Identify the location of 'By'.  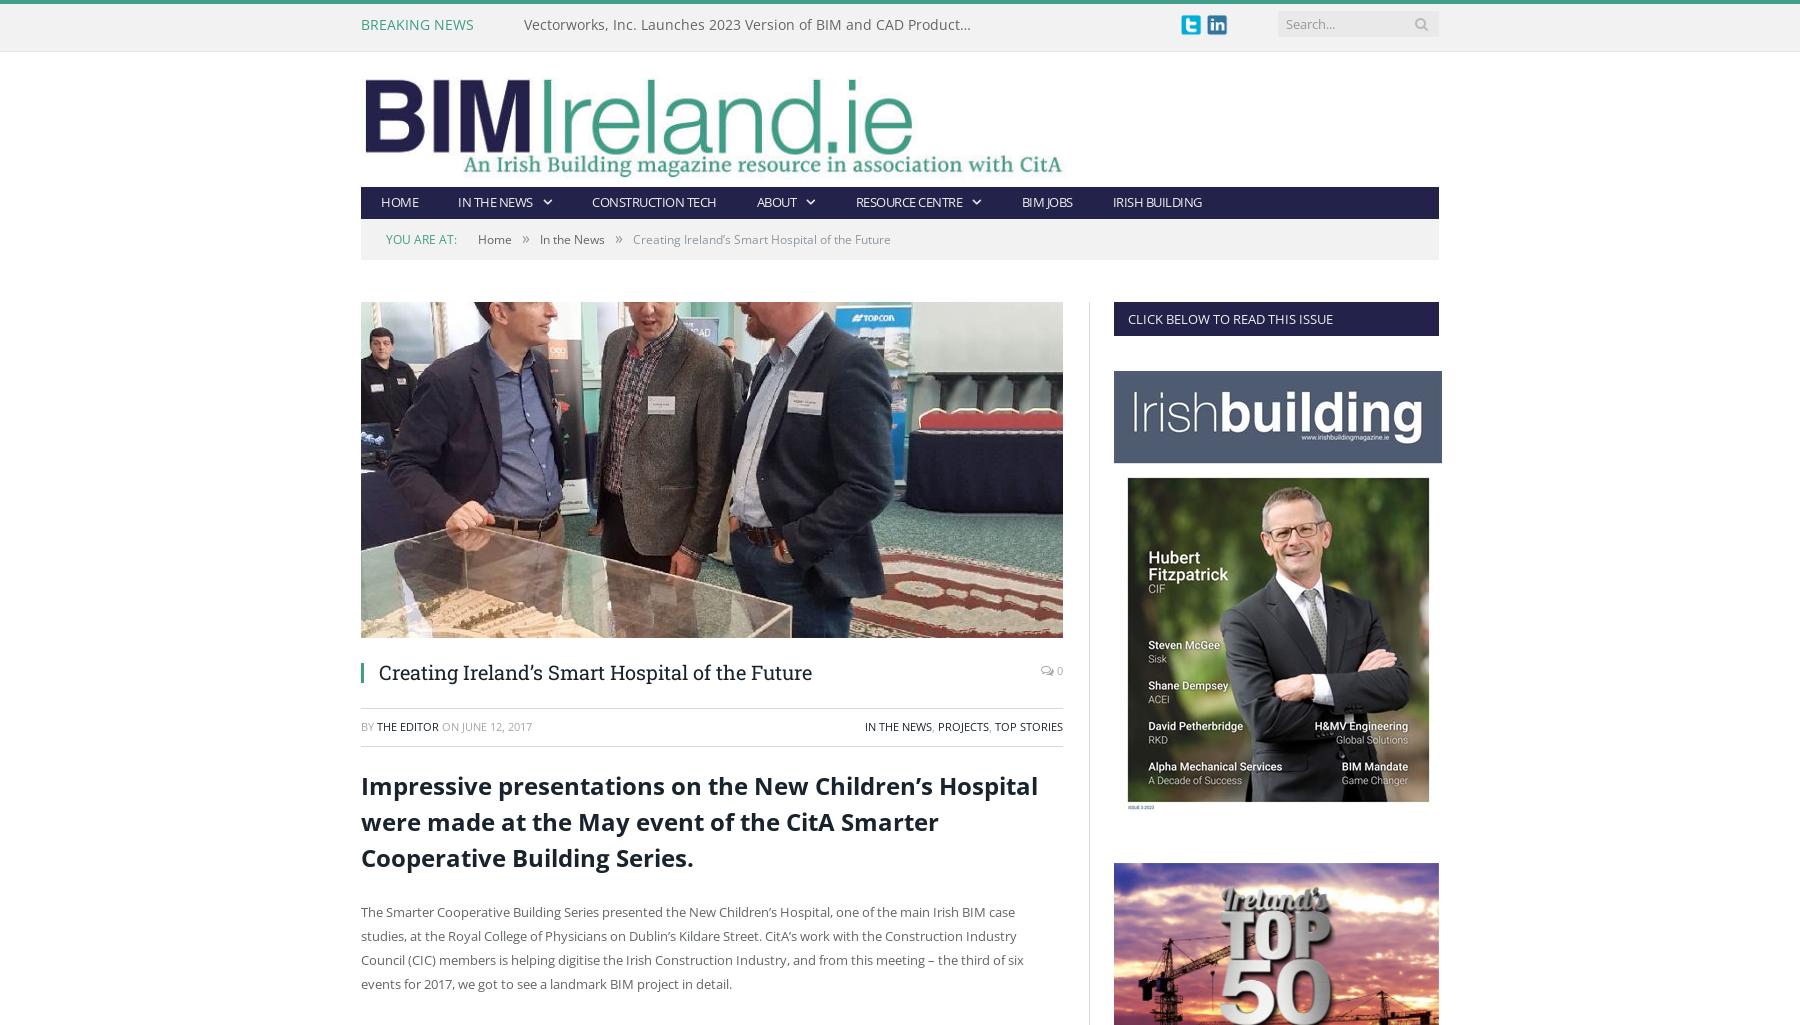
(361, 725).